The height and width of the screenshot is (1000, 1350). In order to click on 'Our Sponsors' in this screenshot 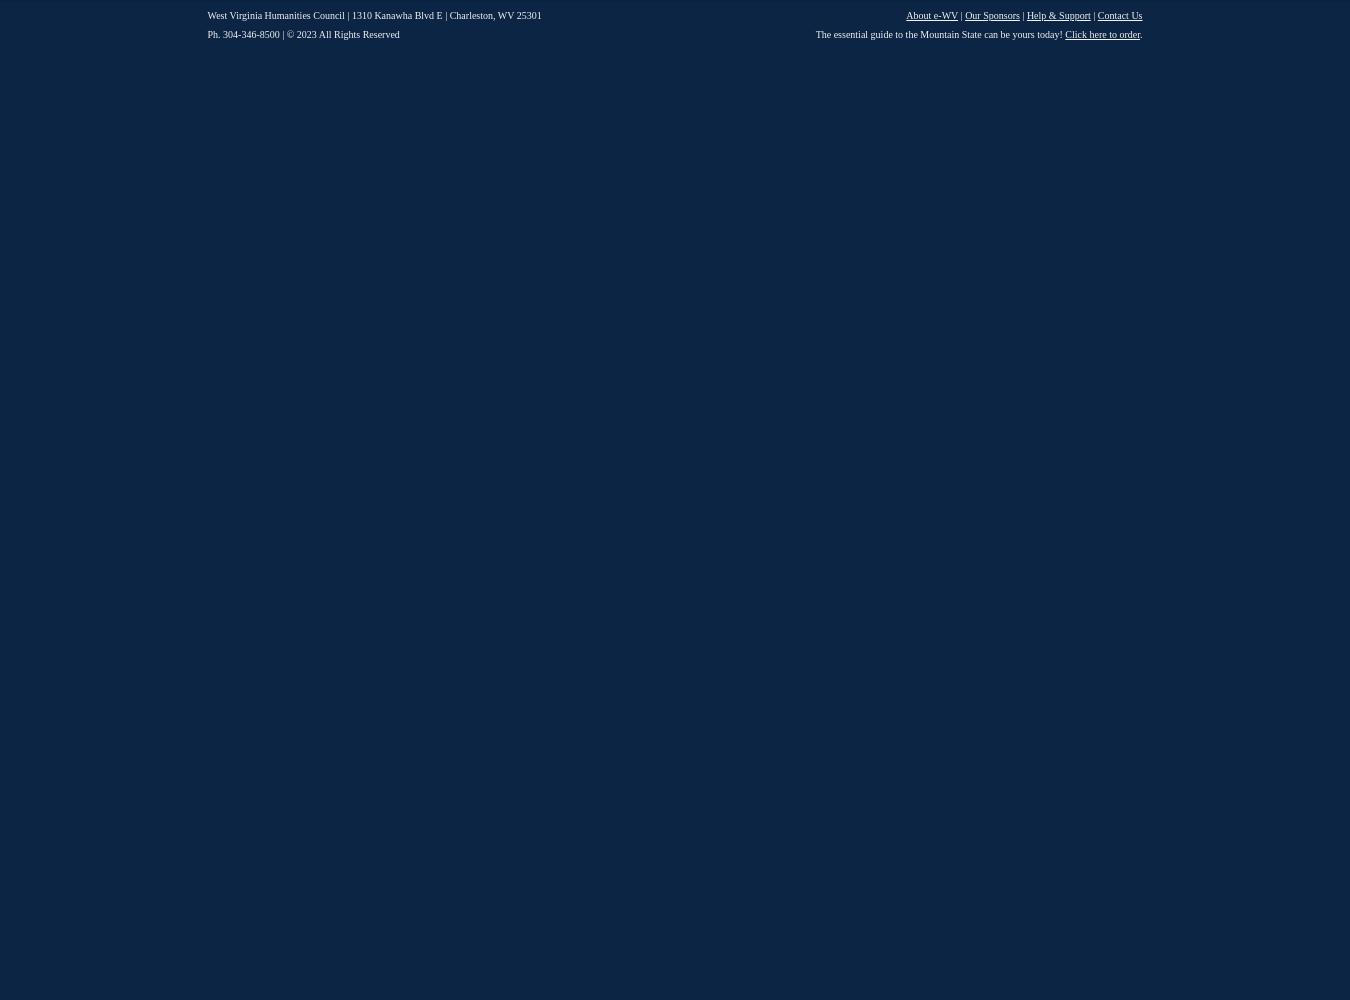, I will do `click(990, 15)`.